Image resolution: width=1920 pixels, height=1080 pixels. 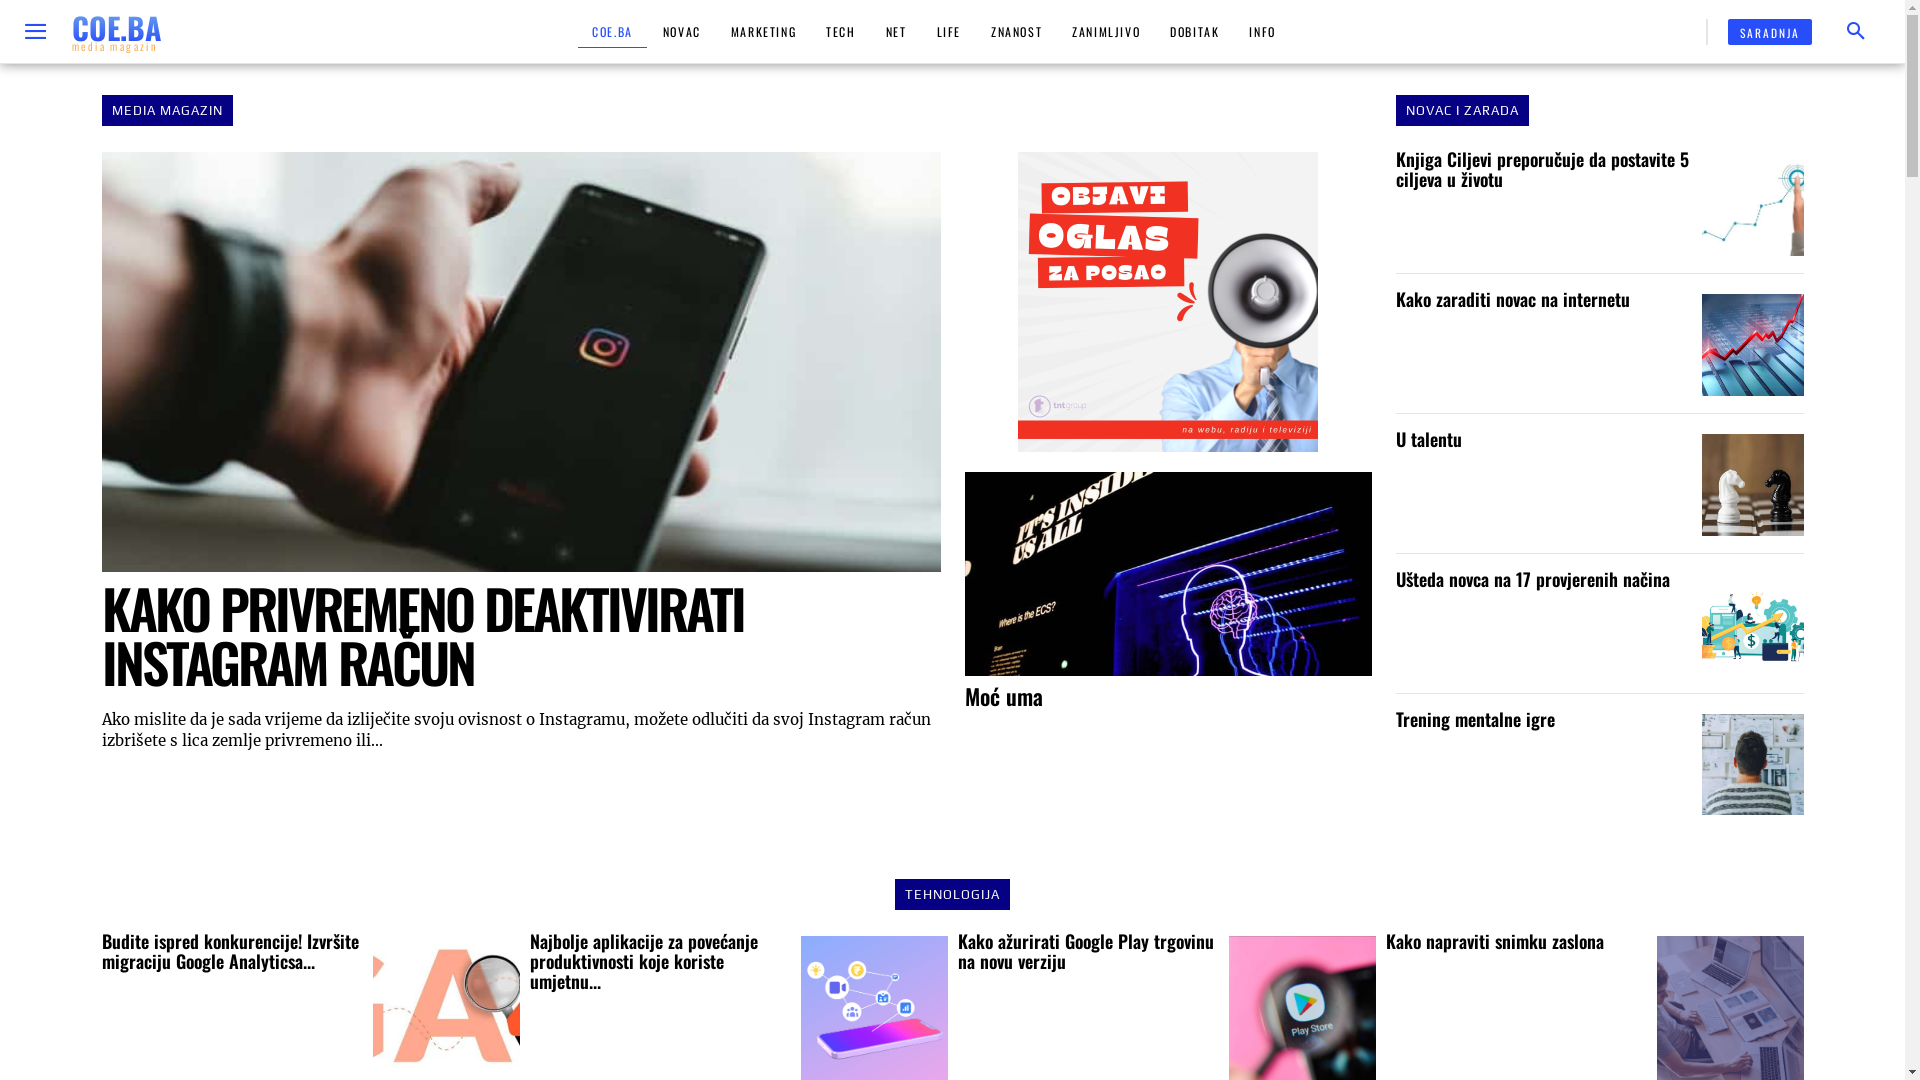 What do you see at coordinates (1104, 31) in the screenshot?
I see `'ZANIMLJIVO'` at bounding box center [1104, 31].